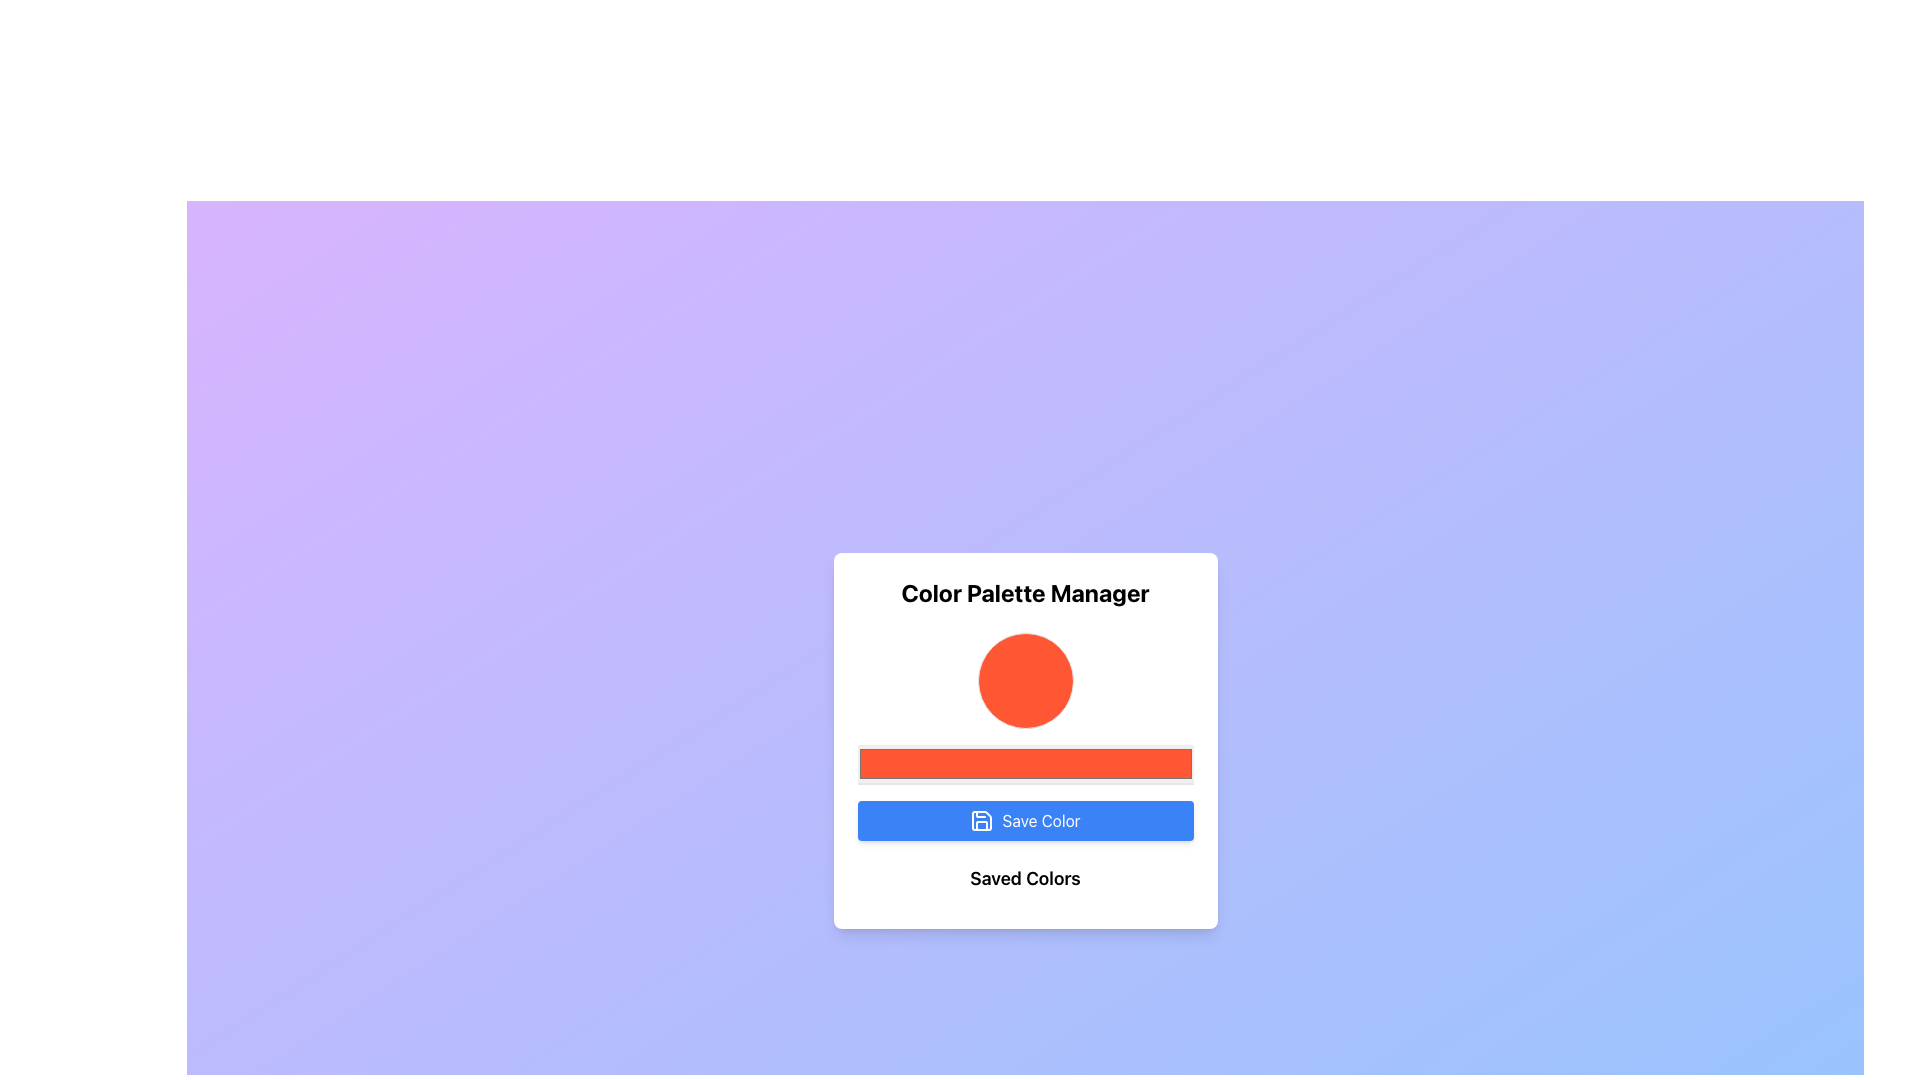 This screenshot has width=1920, height=1080. I want to click on the 'Save Color' button located in the 'Color Palette Manager' section, which is directly beneath the color input field and above the 'Saved Colors' label, to trigger hover effects, so click(1025, 821).